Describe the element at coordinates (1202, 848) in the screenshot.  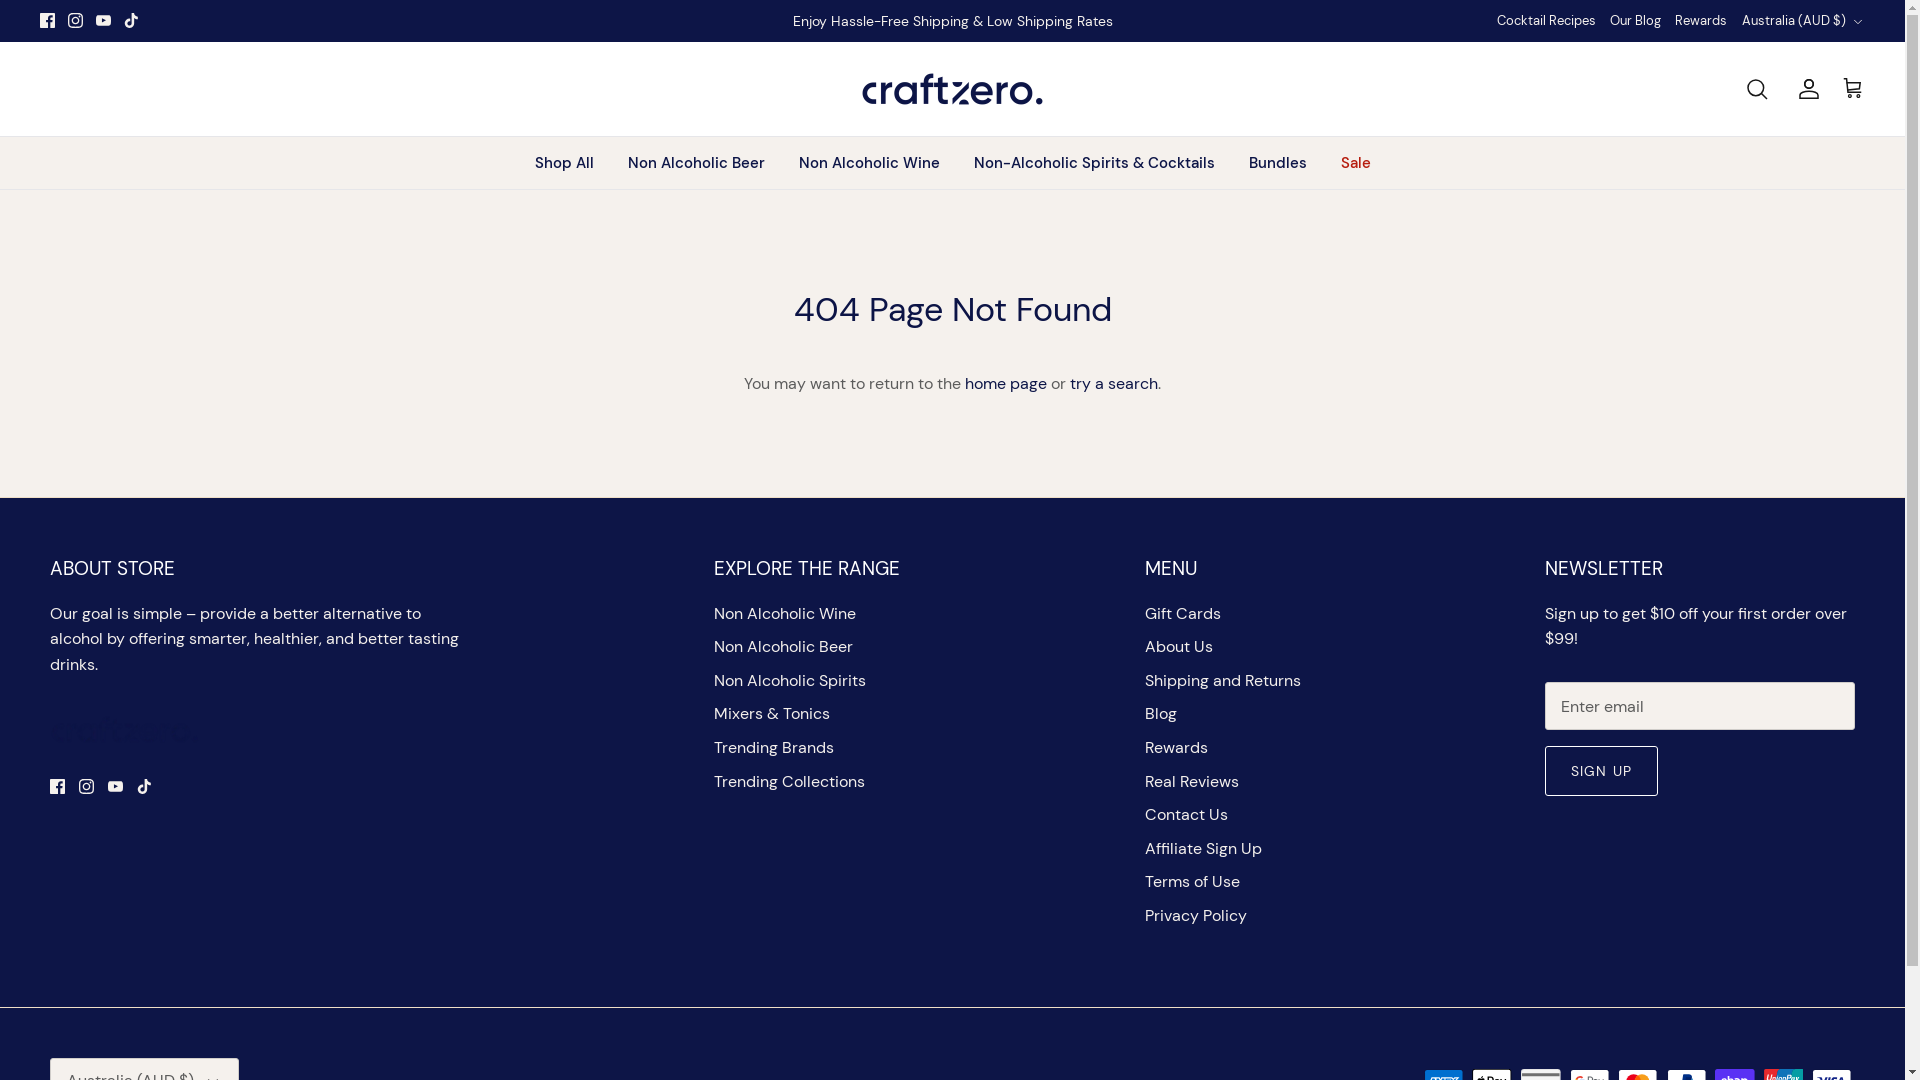
I see `'Affiliate Sign Up'` at that location.